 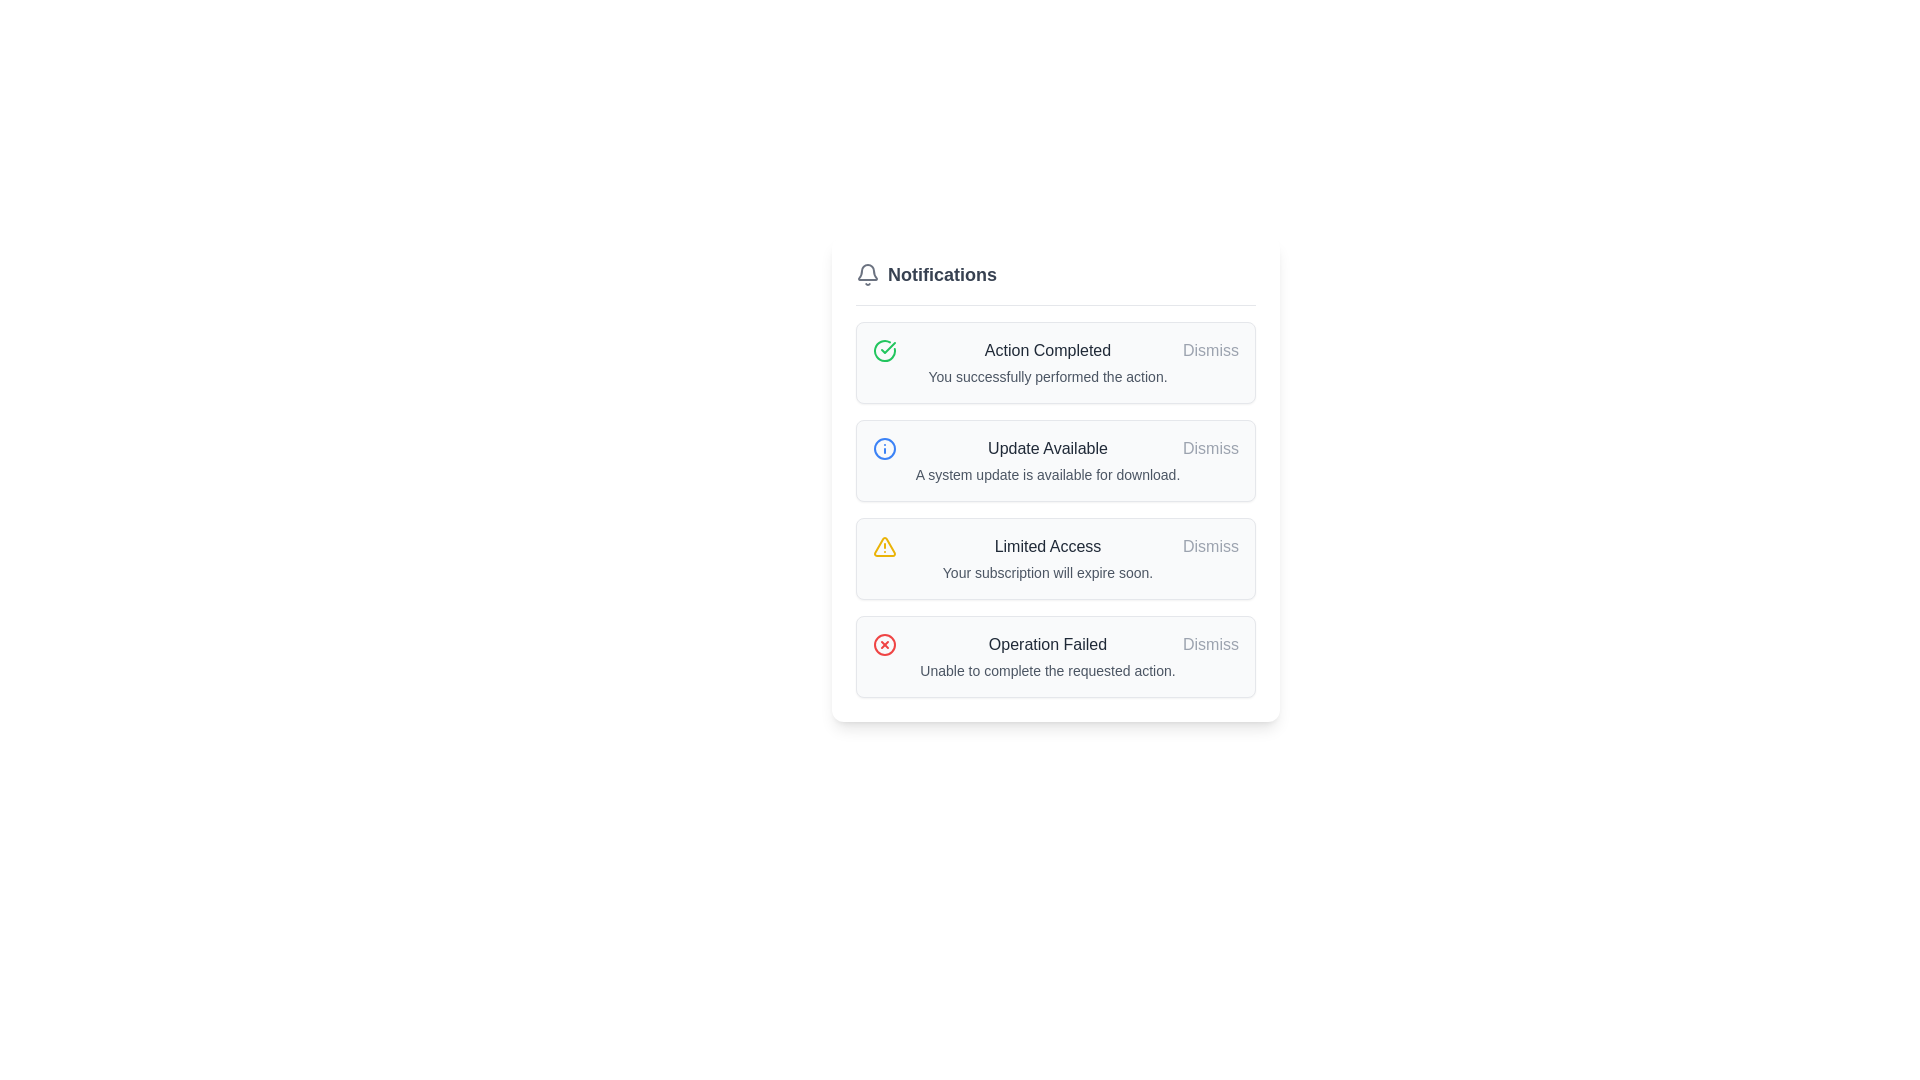 I want to click on the checkmark icon within a green circle, located in the status or feedback notification section, associated with the 'Action Completed' notification, so click(x=887, y=346).